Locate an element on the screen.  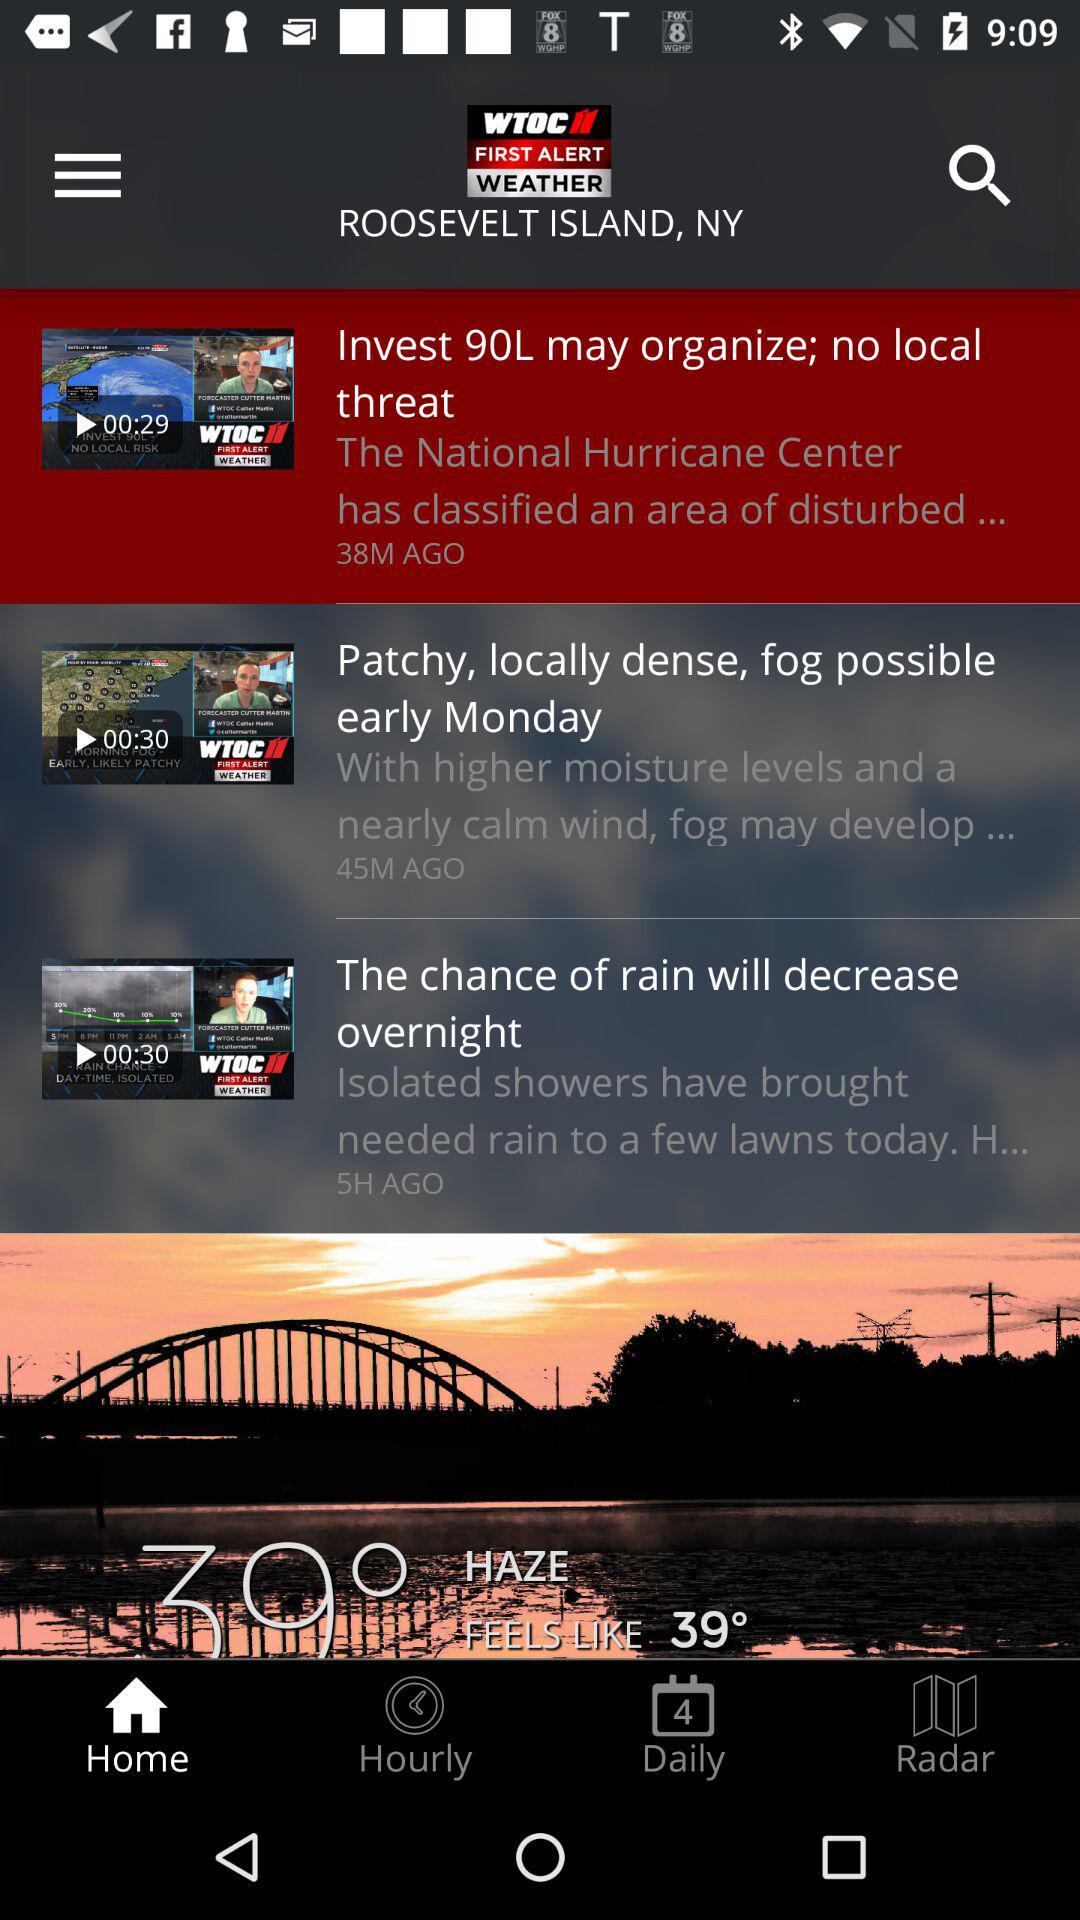
the home icon is located at coordinates (135, 1726).